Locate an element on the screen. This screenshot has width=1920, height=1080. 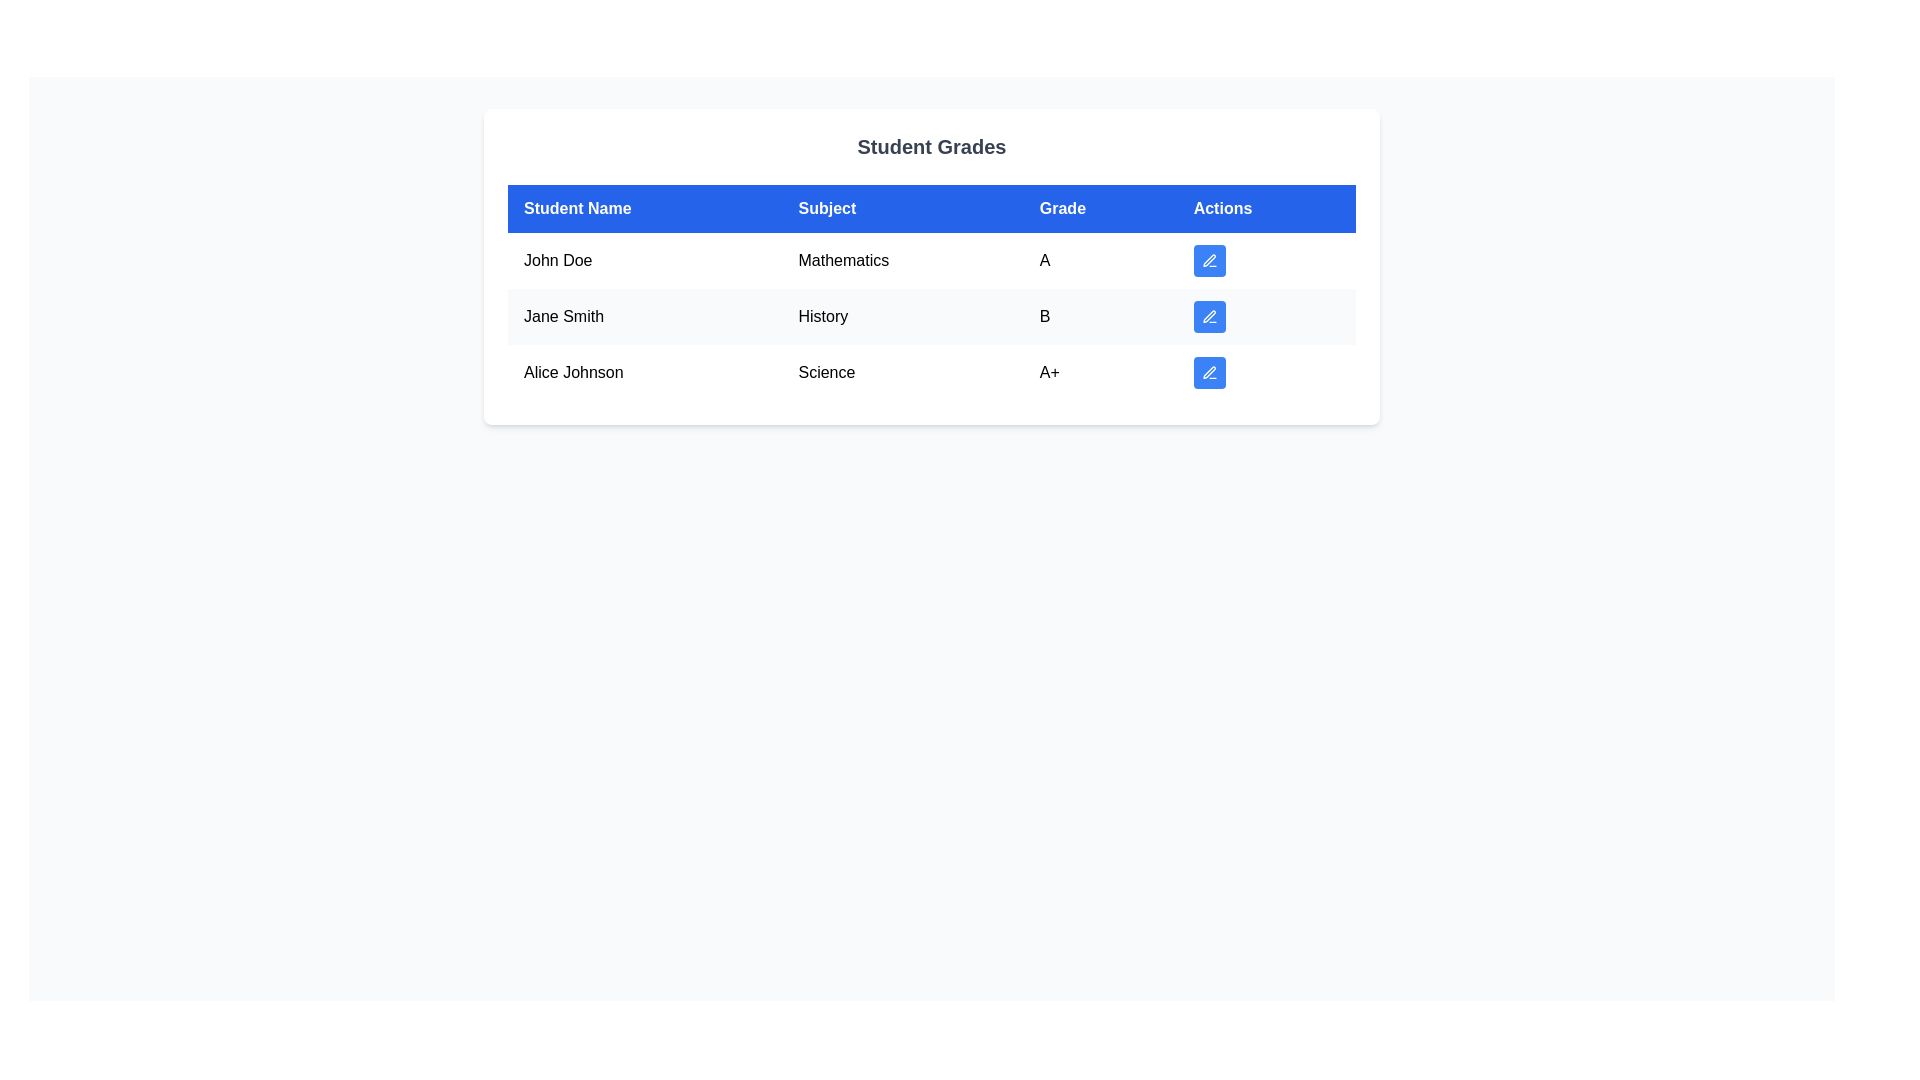
the edit button in the 'Actions' column for the row of 'Alice Johnson' in the 'Student Grades' table is located at coordinates (1208, 373).